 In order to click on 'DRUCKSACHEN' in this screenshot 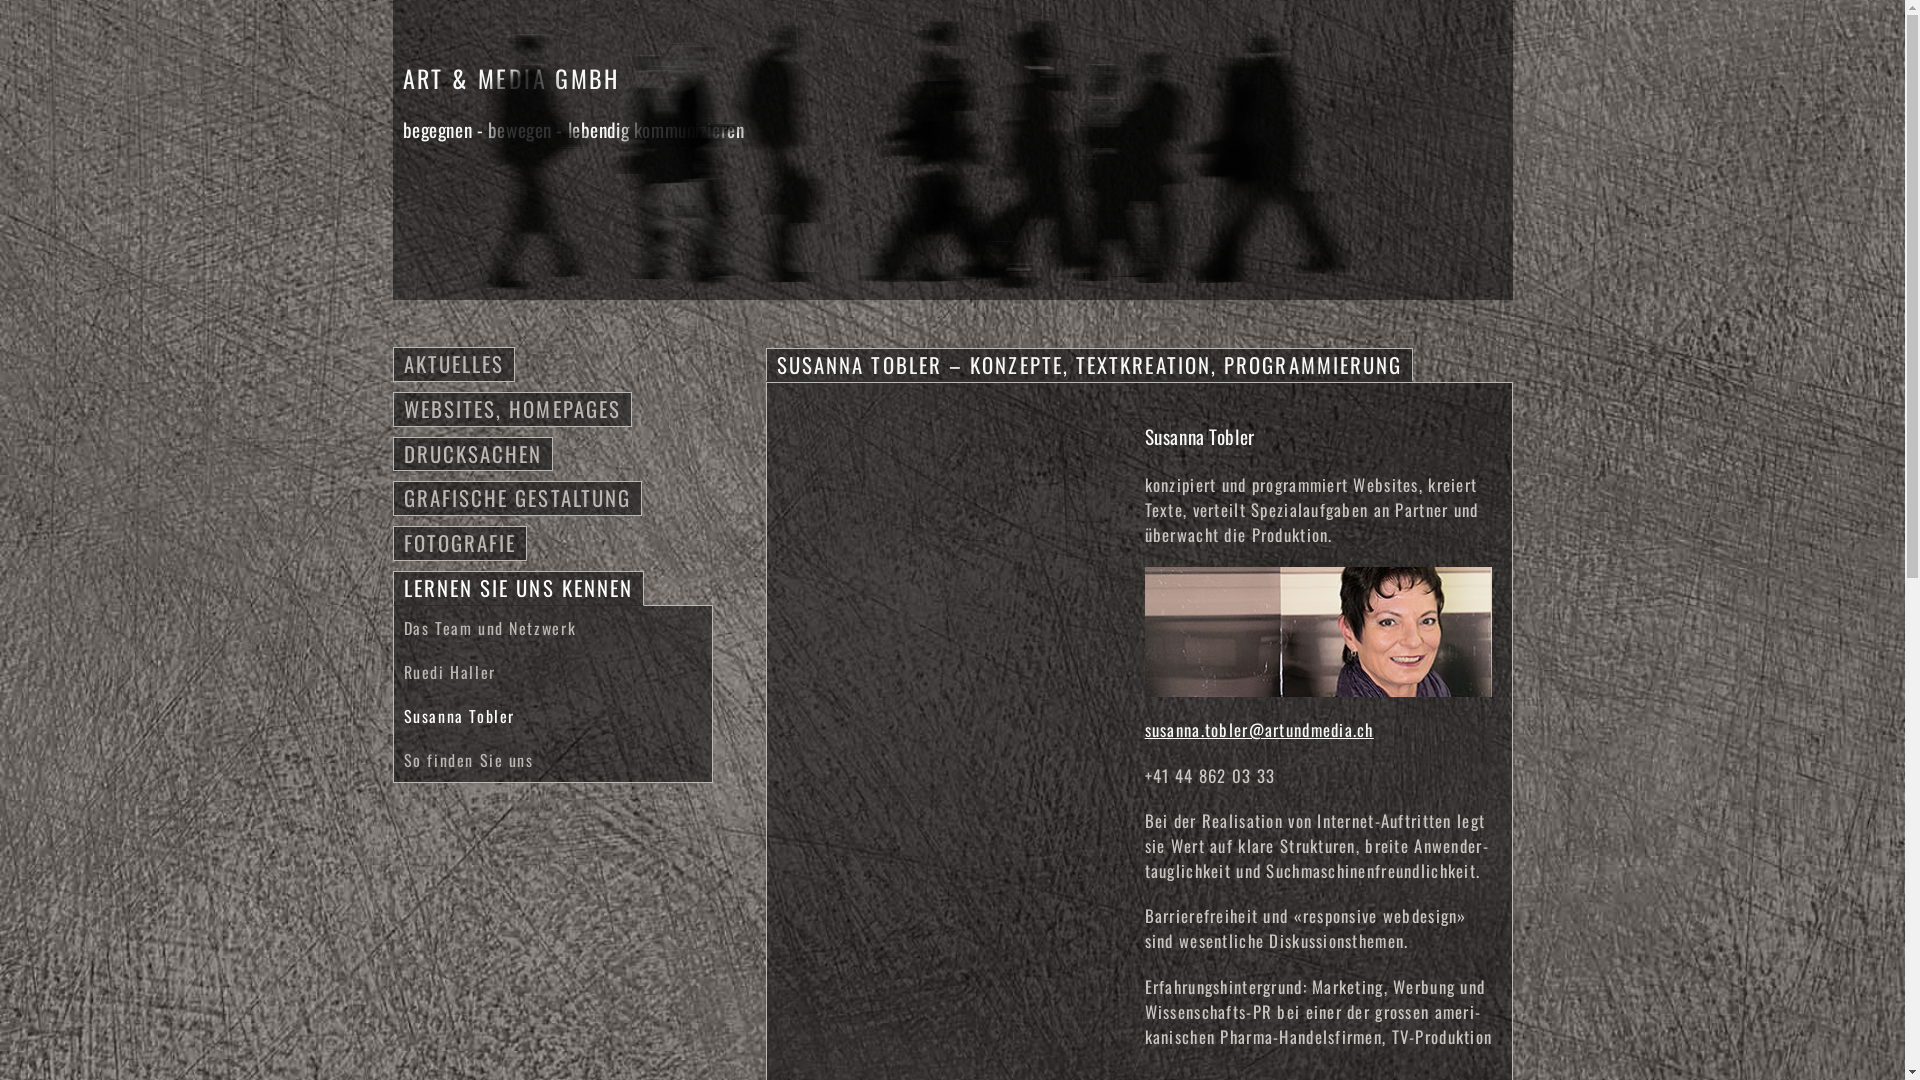, I will do `click(472, 453)`.